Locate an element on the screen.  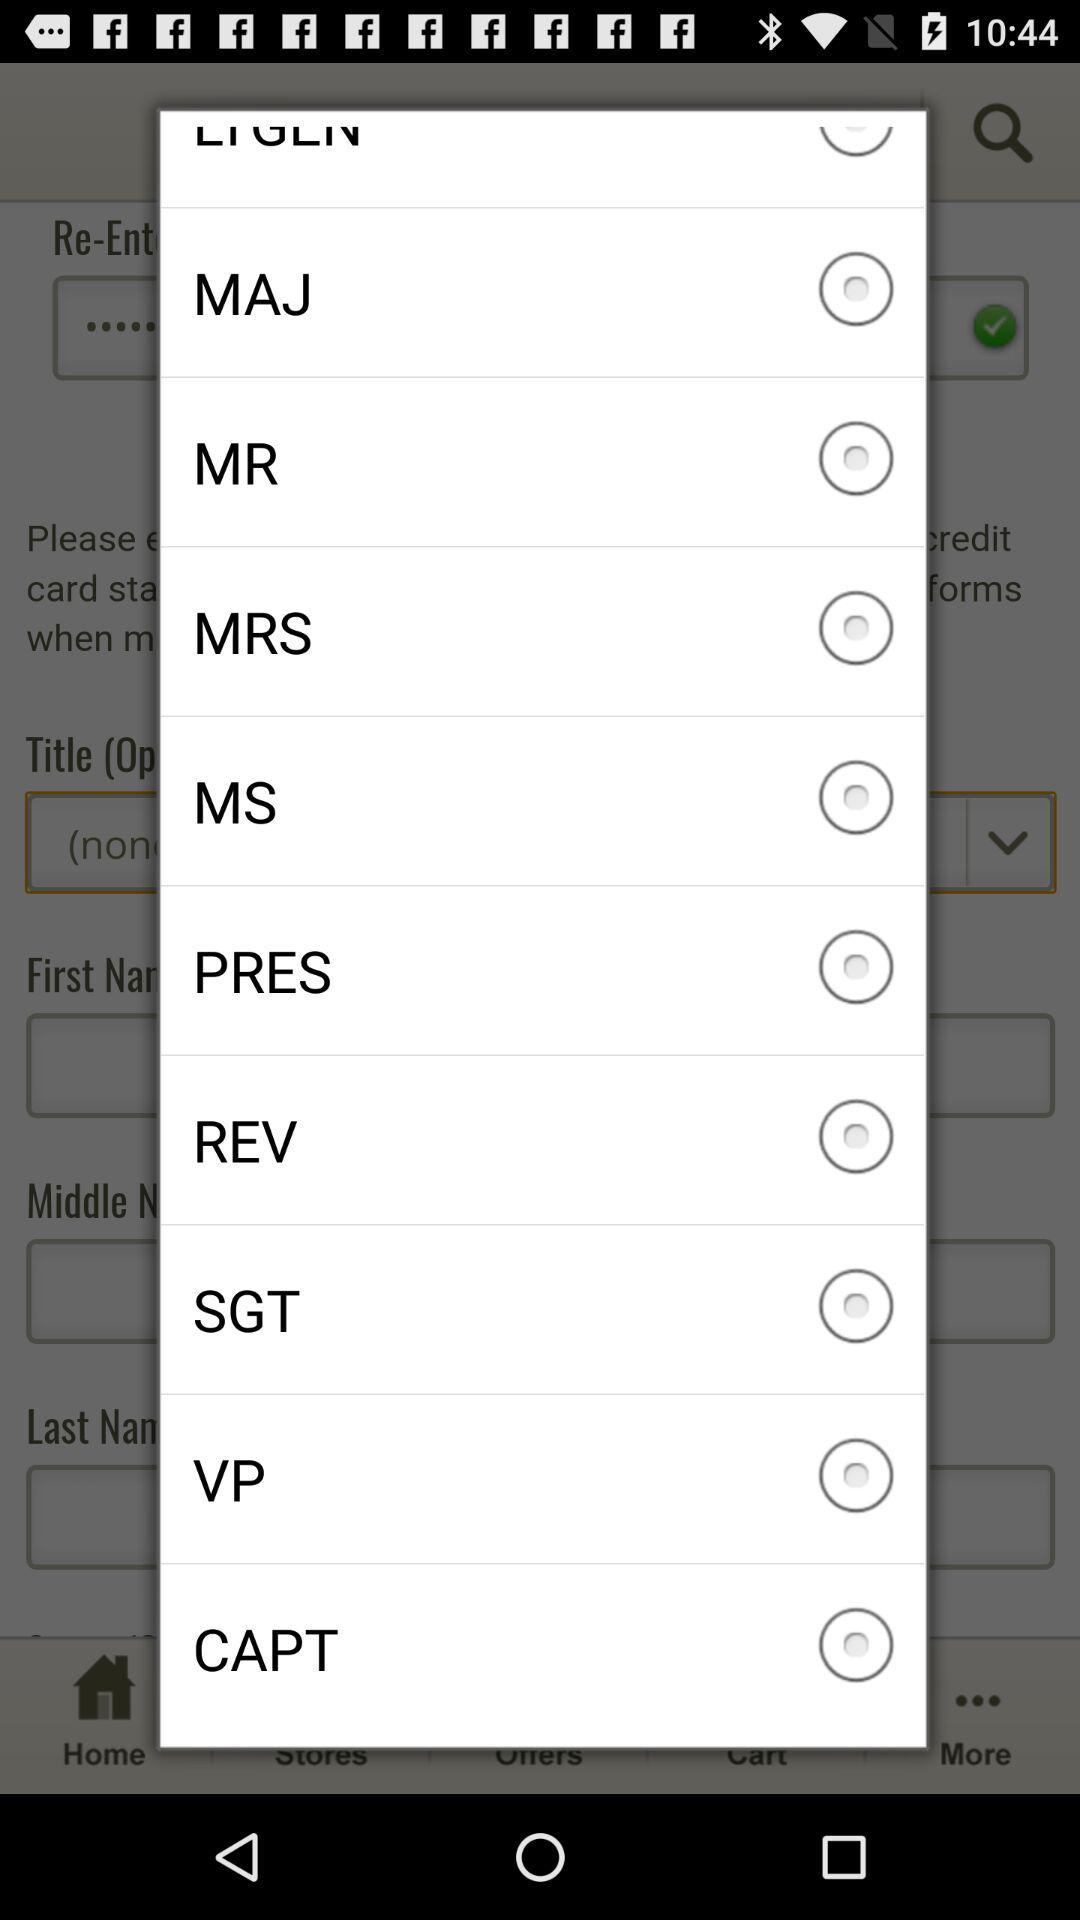
vp icon is located at coordinates (542, 1478).